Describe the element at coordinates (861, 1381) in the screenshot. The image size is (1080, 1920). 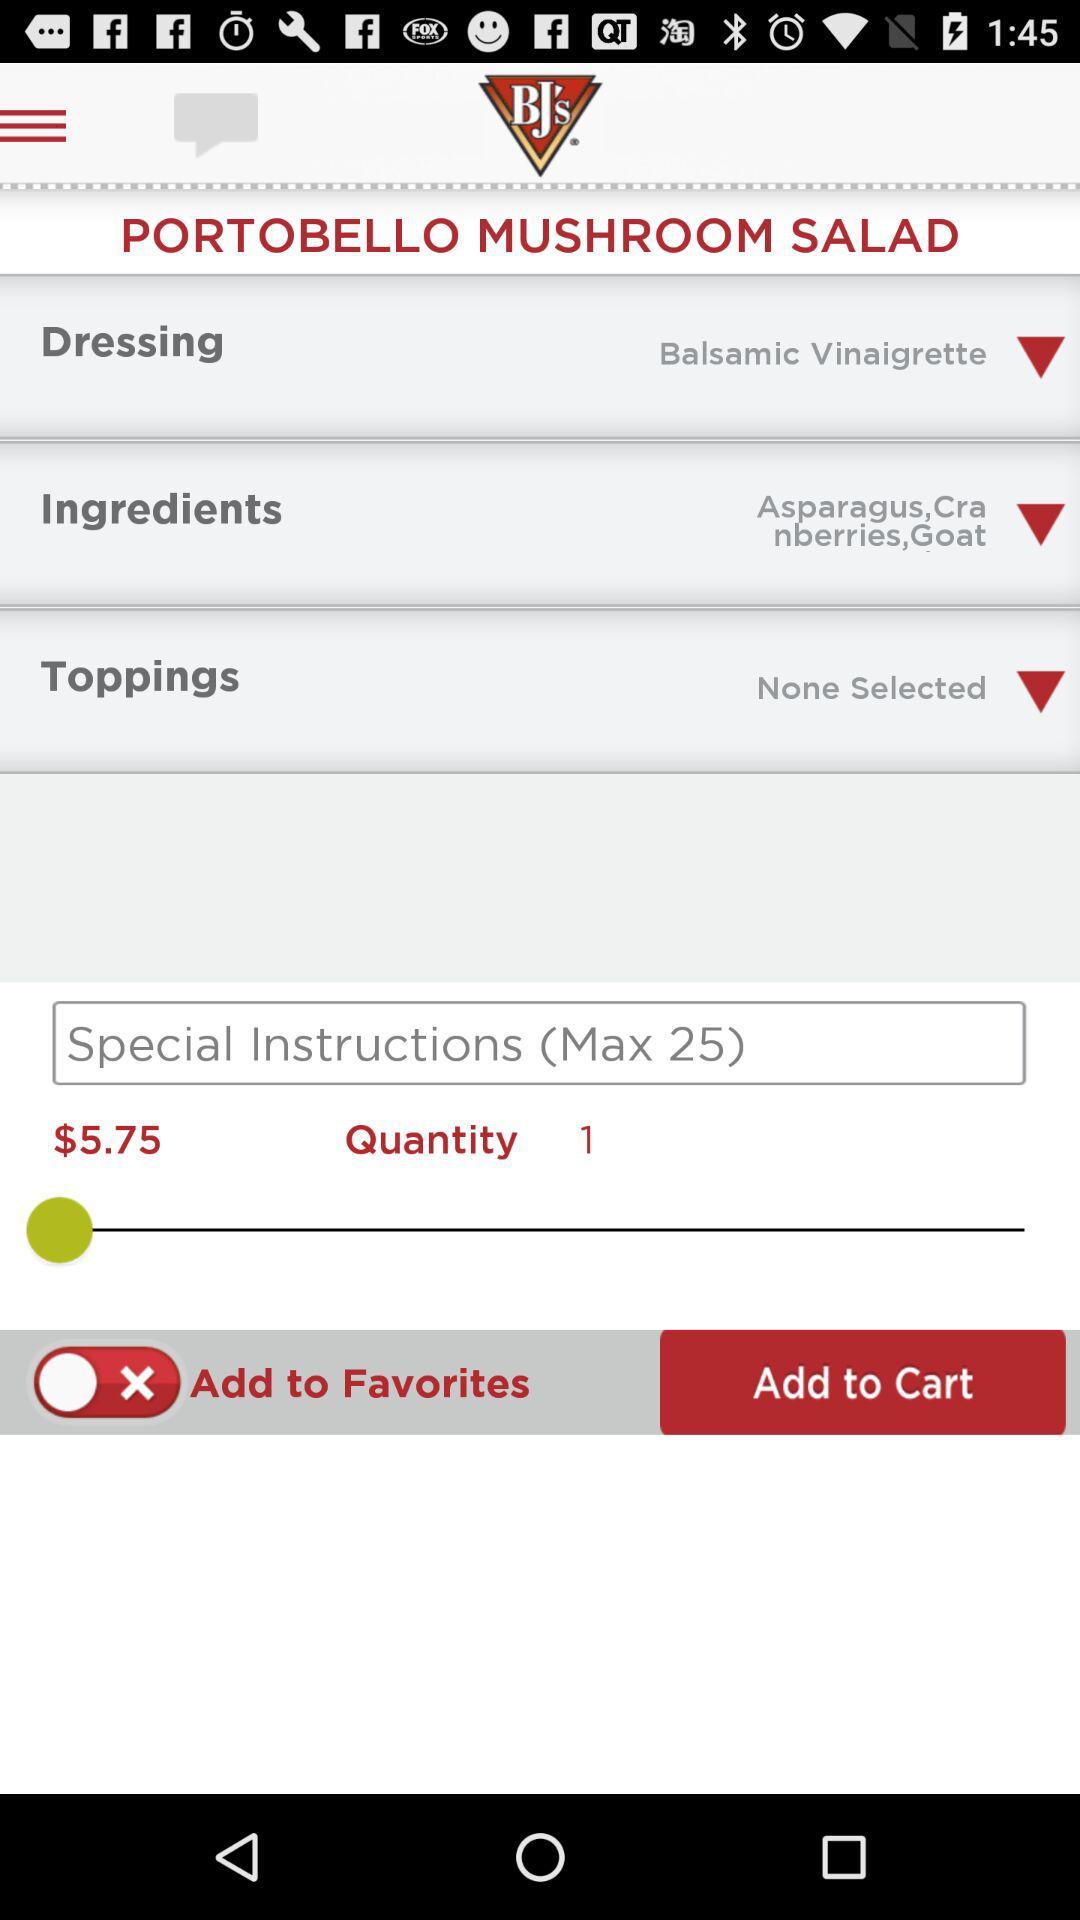
I see `to cart` at that location.